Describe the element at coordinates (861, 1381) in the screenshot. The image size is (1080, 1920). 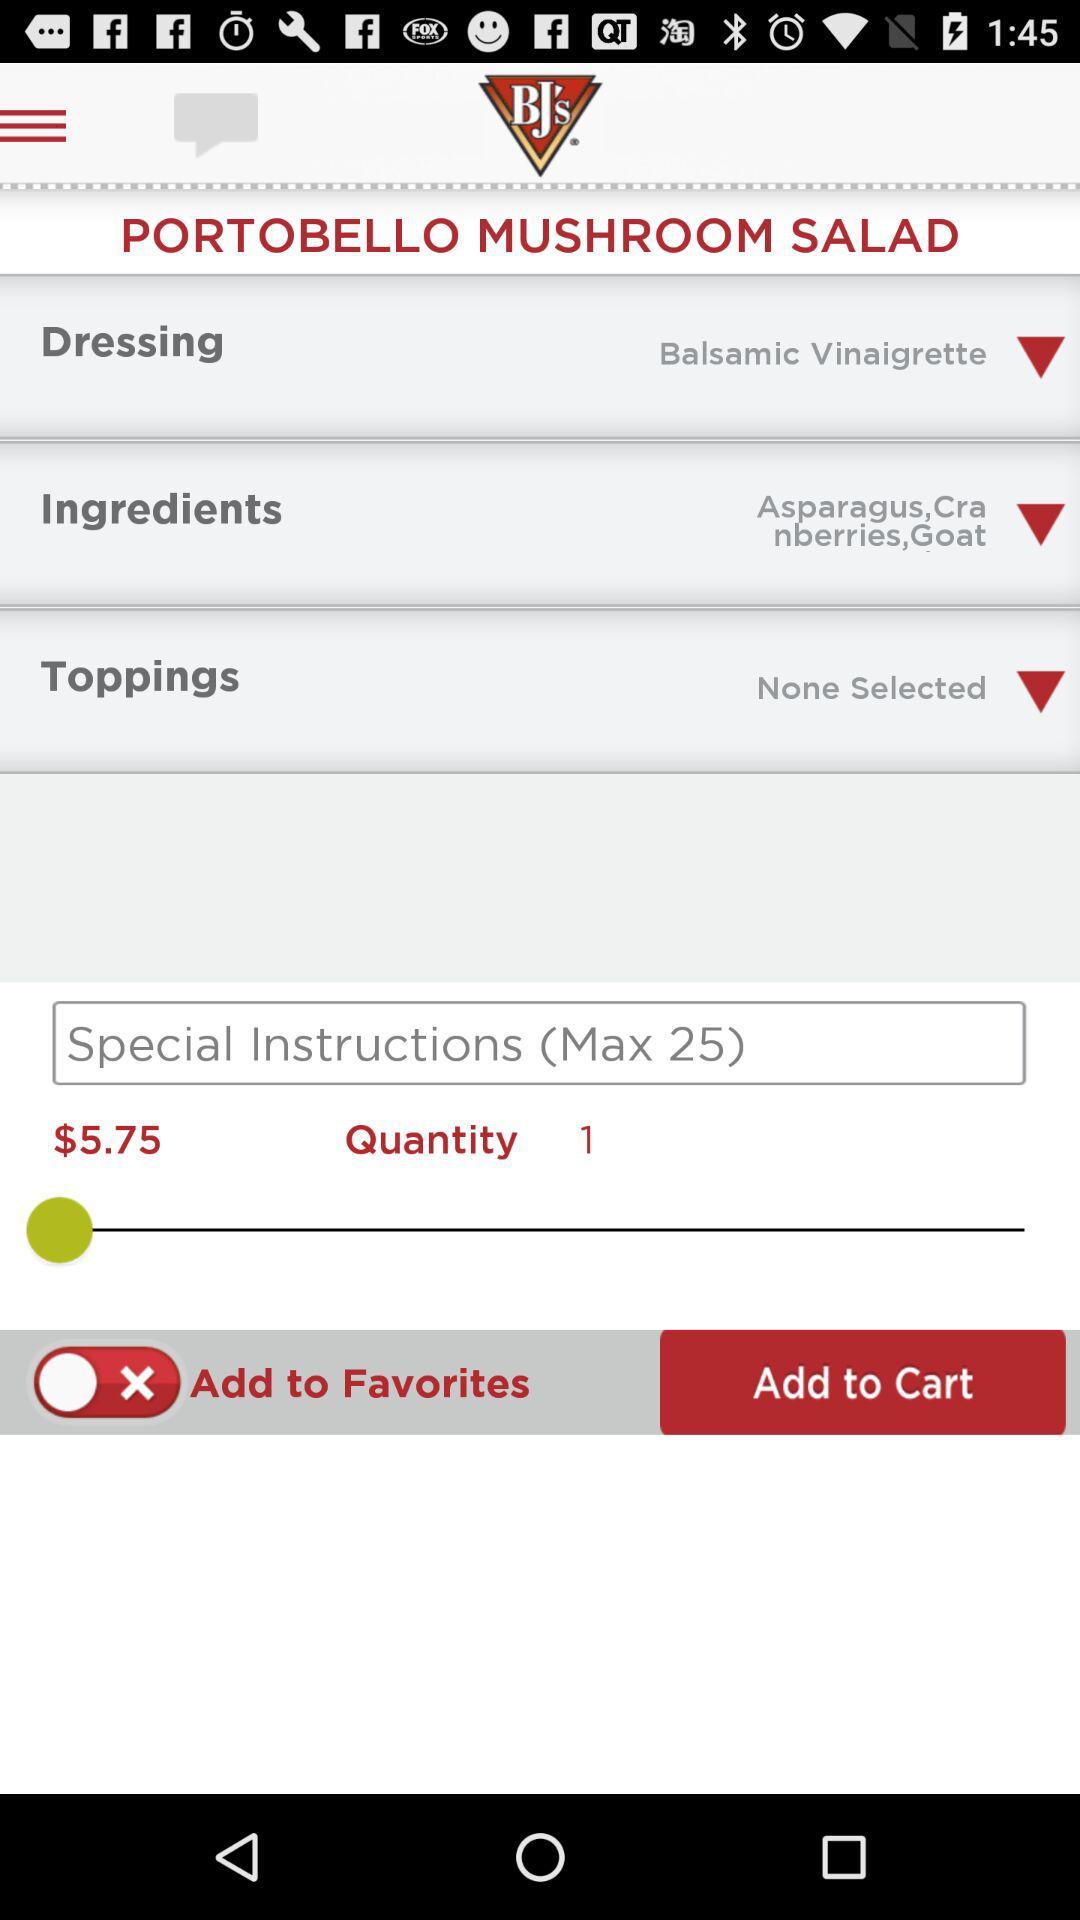
I see `to cart` at that location.